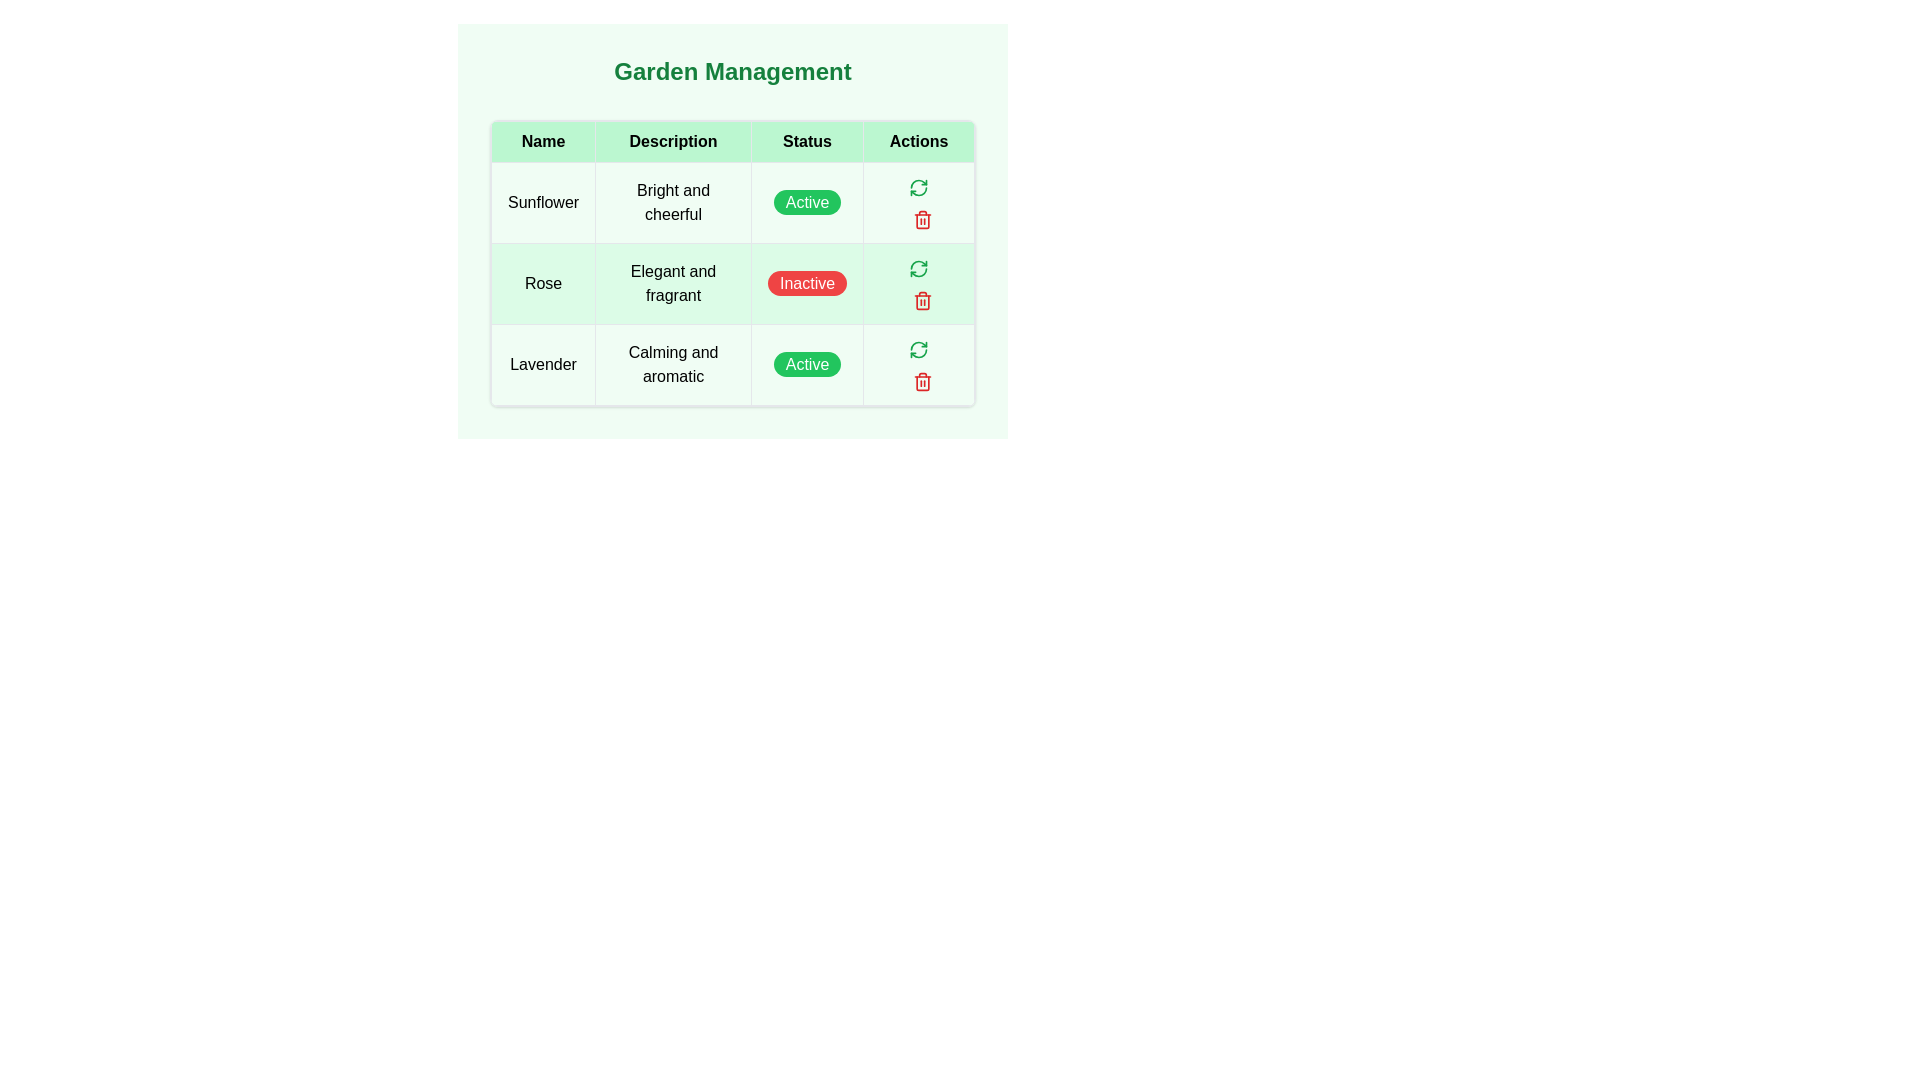  I want to click on the 'Status' text label in the header row of the table, which is centrally aligned with a black font on a light green background, located in the third column, so click(807, 141).